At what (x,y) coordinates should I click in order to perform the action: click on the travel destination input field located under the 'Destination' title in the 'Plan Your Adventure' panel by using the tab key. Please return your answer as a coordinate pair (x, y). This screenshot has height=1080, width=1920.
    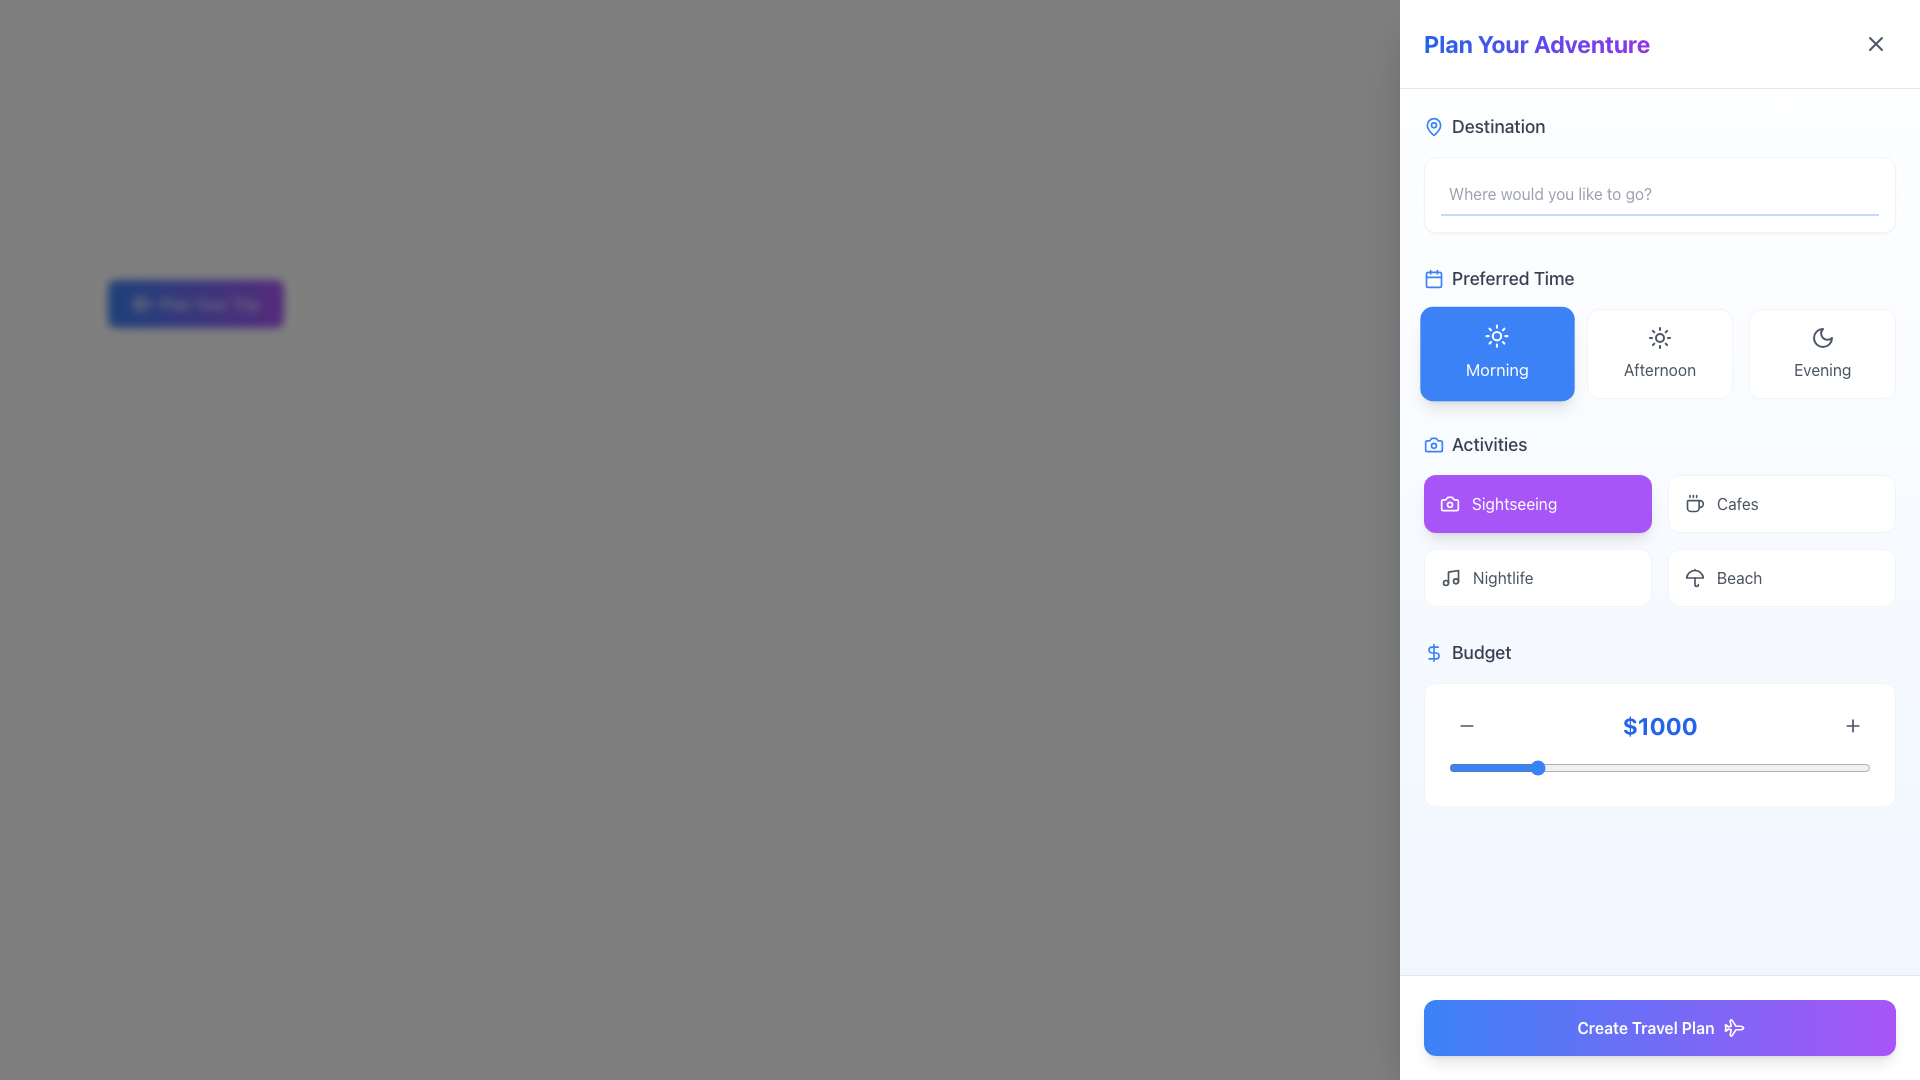
    Looking at the image, I should click on (1660, 195).